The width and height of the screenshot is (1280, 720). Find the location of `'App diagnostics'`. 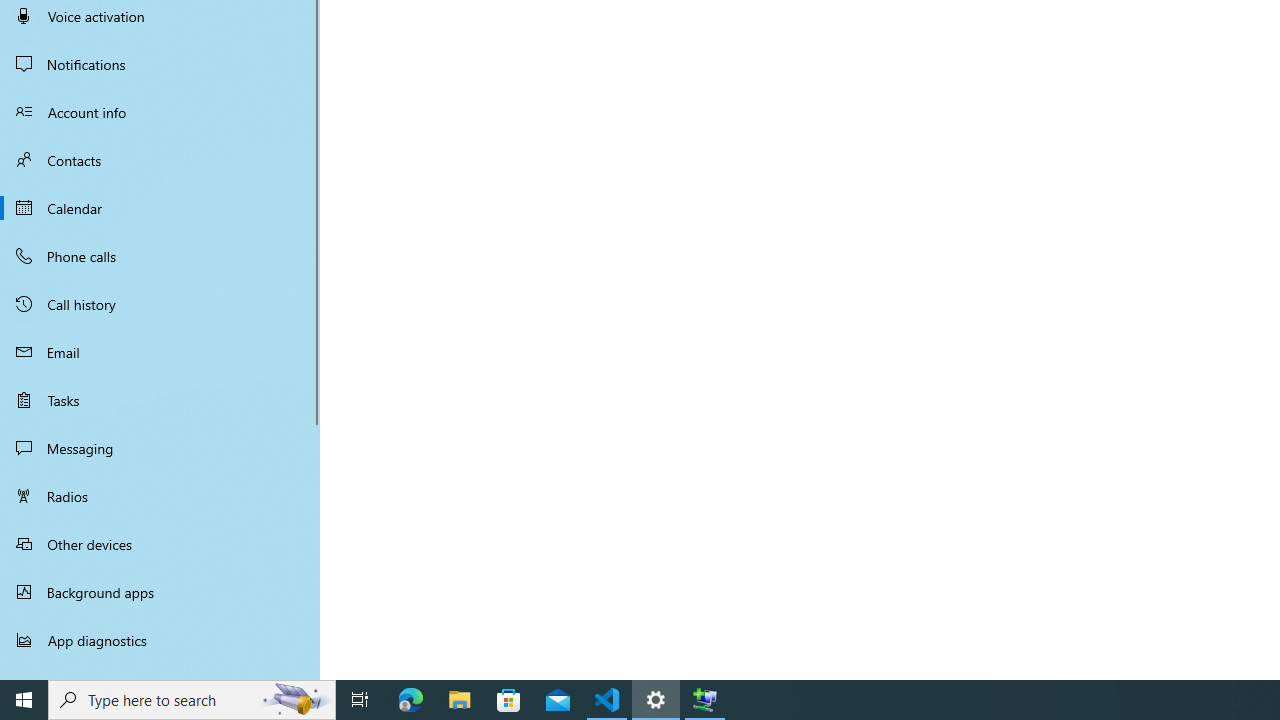

'App diagnostics' is located at coordinates (160, 640).